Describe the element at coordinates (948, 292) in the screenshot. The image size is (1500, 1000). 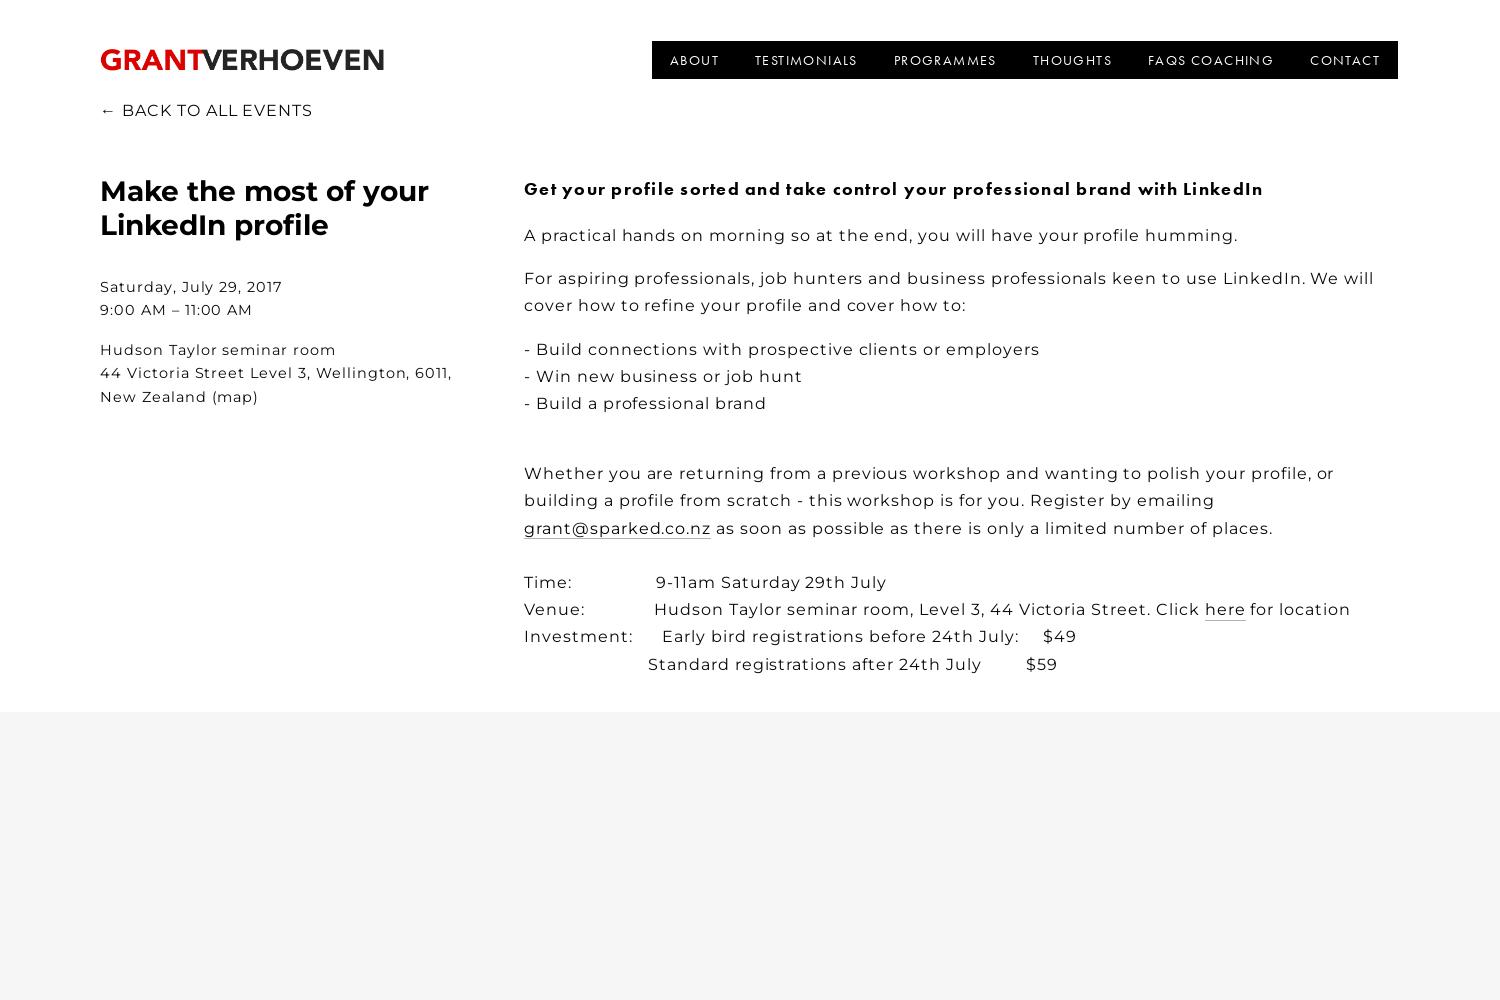
I see `'For aspiring professionals, job hunters and business professionals keen to use LinkedIn. We will cover how to refine your profile and cover how to:'` at that location.